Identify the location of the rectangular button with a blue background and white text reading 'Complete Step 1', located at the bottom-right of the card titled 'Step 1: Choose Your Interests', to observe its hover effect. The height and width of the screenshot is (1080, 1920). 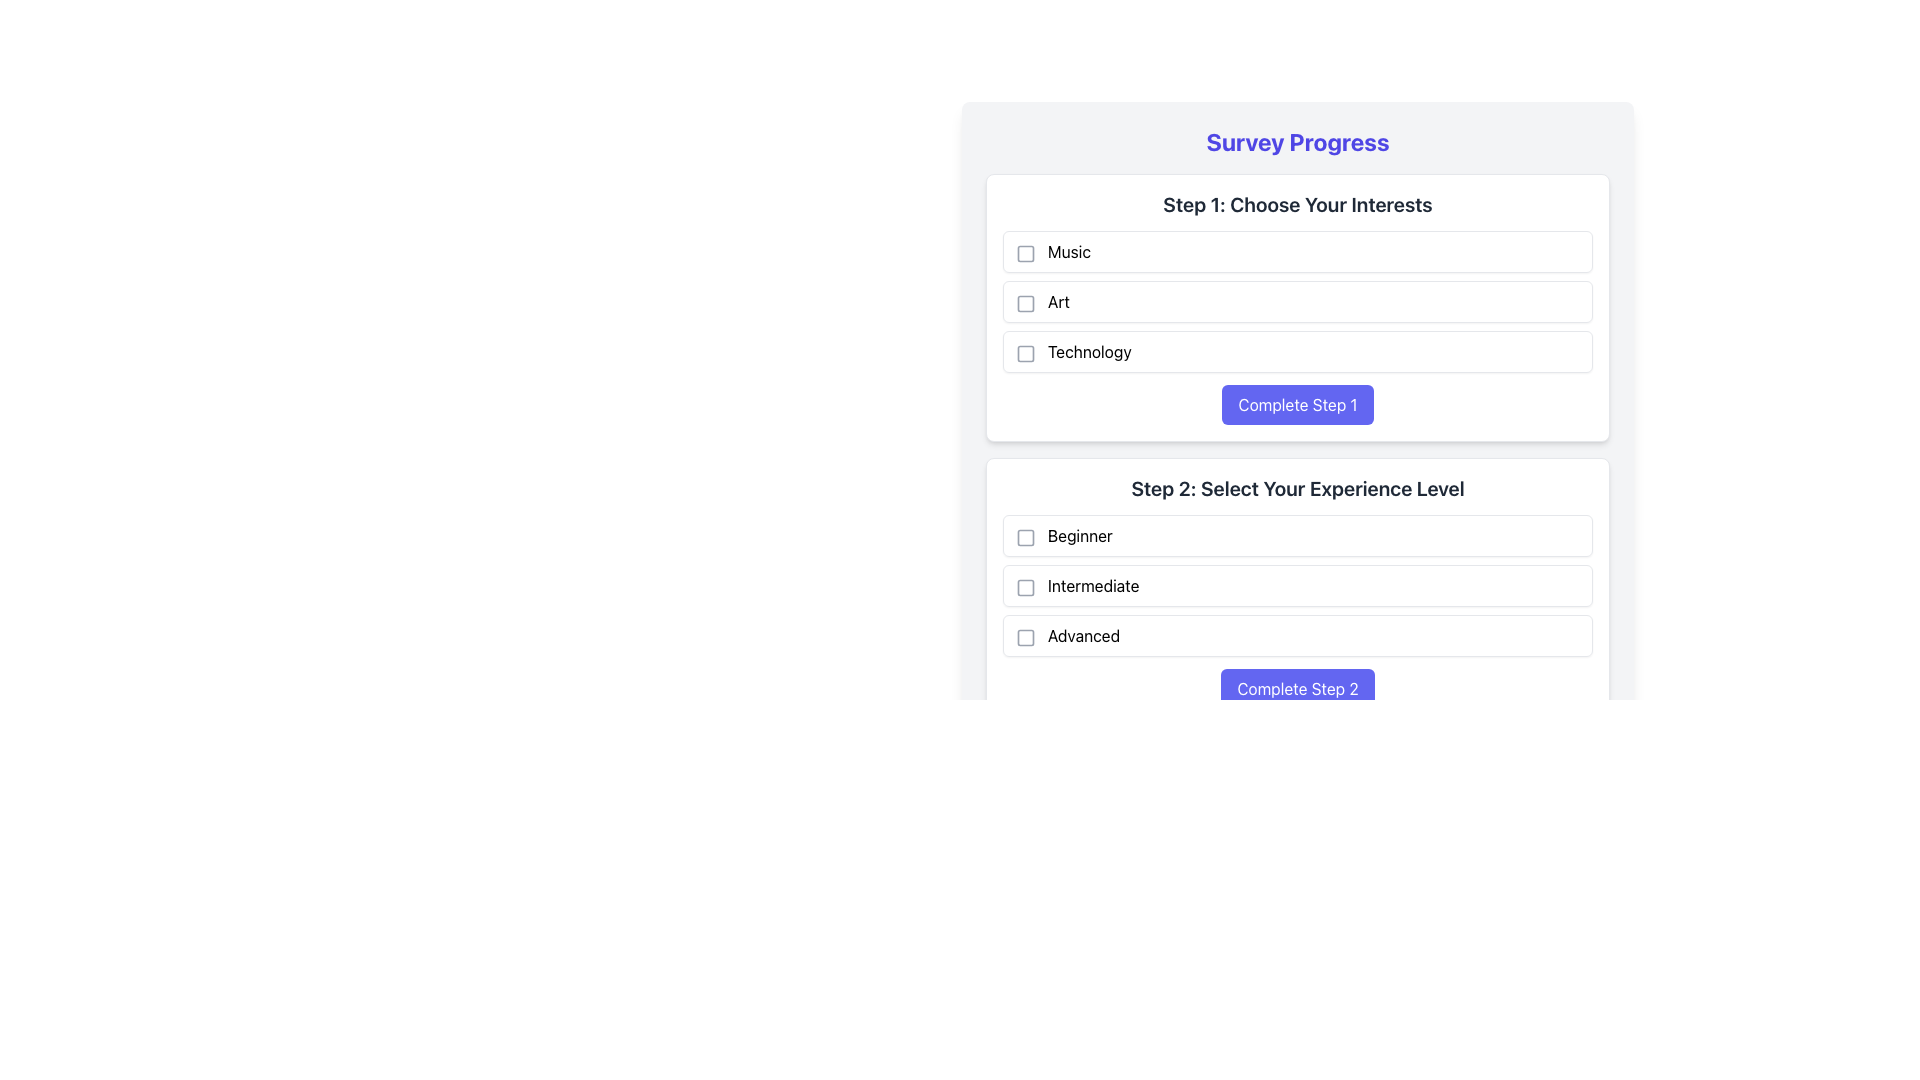
(1297, 405).